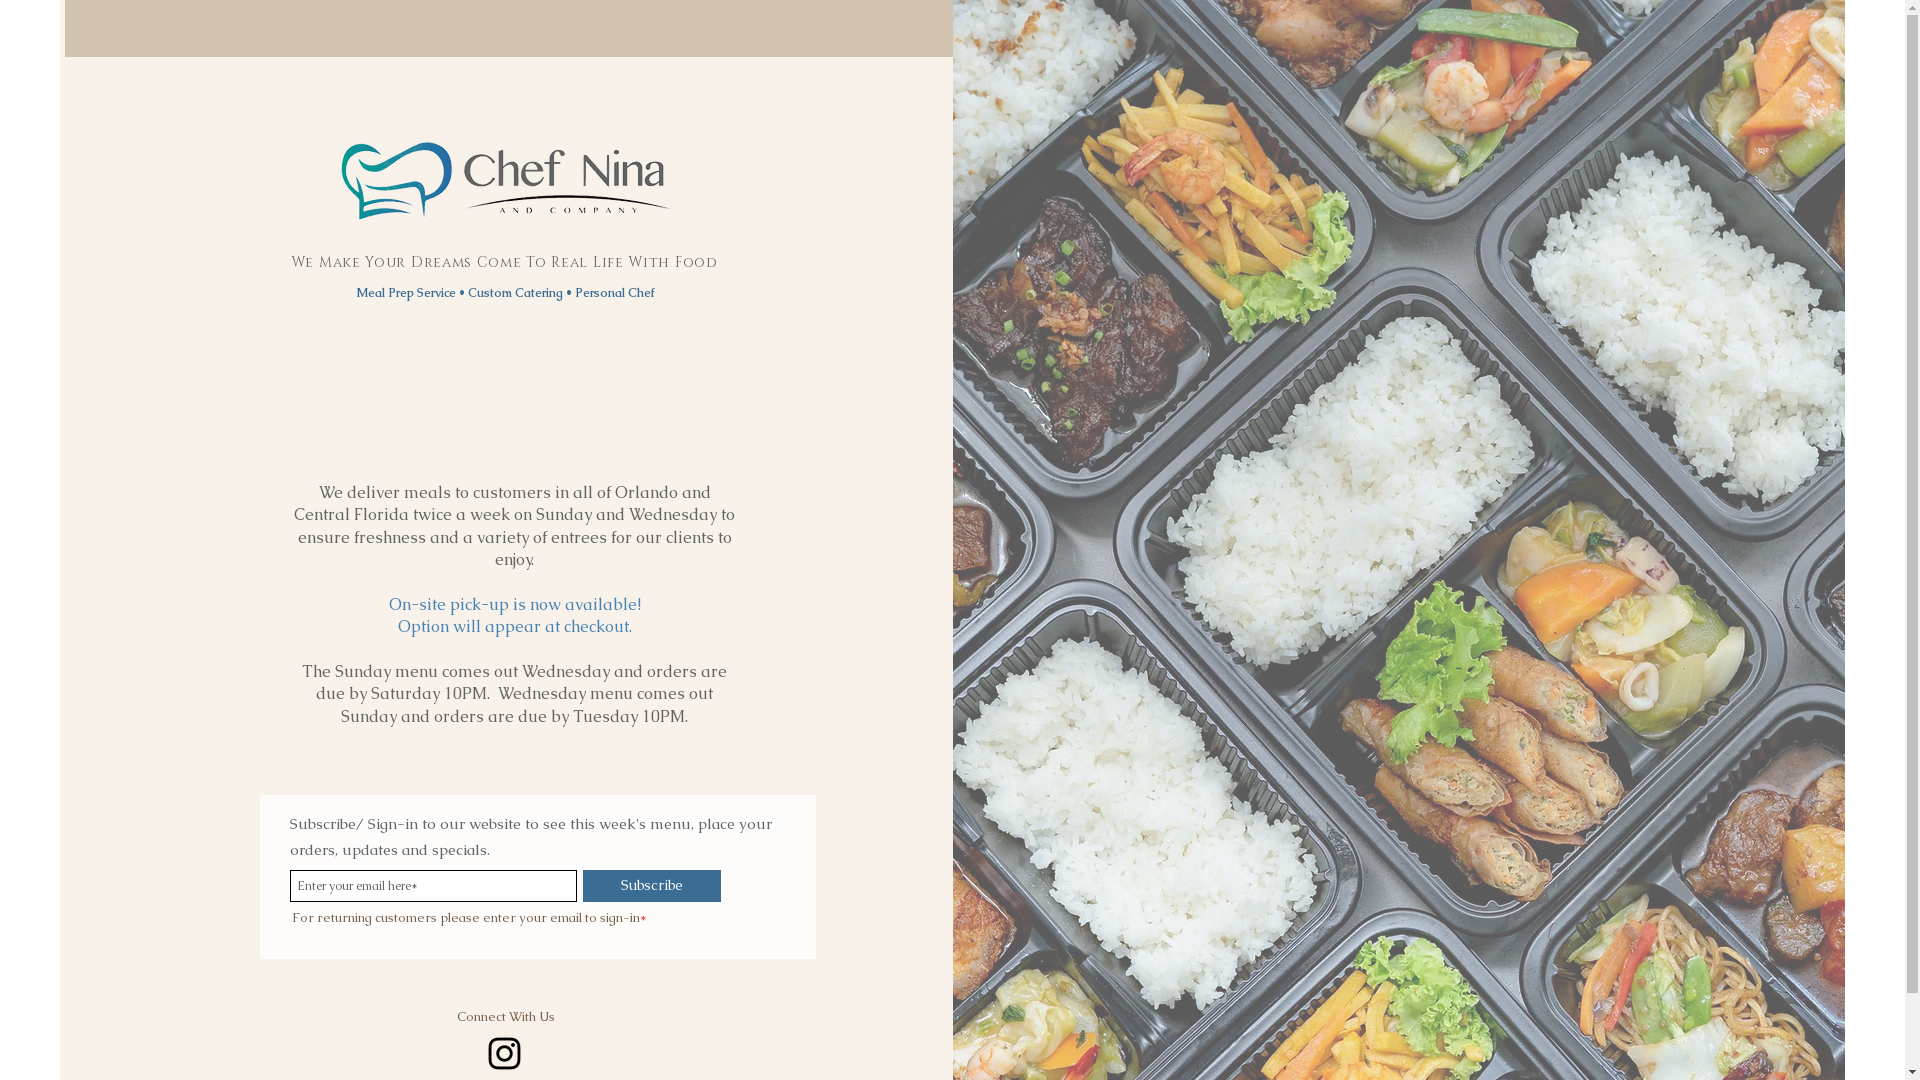 The height and width of the screenshot is (1080, 1920). I want to click on 'Subscribe', so click(652, 885).